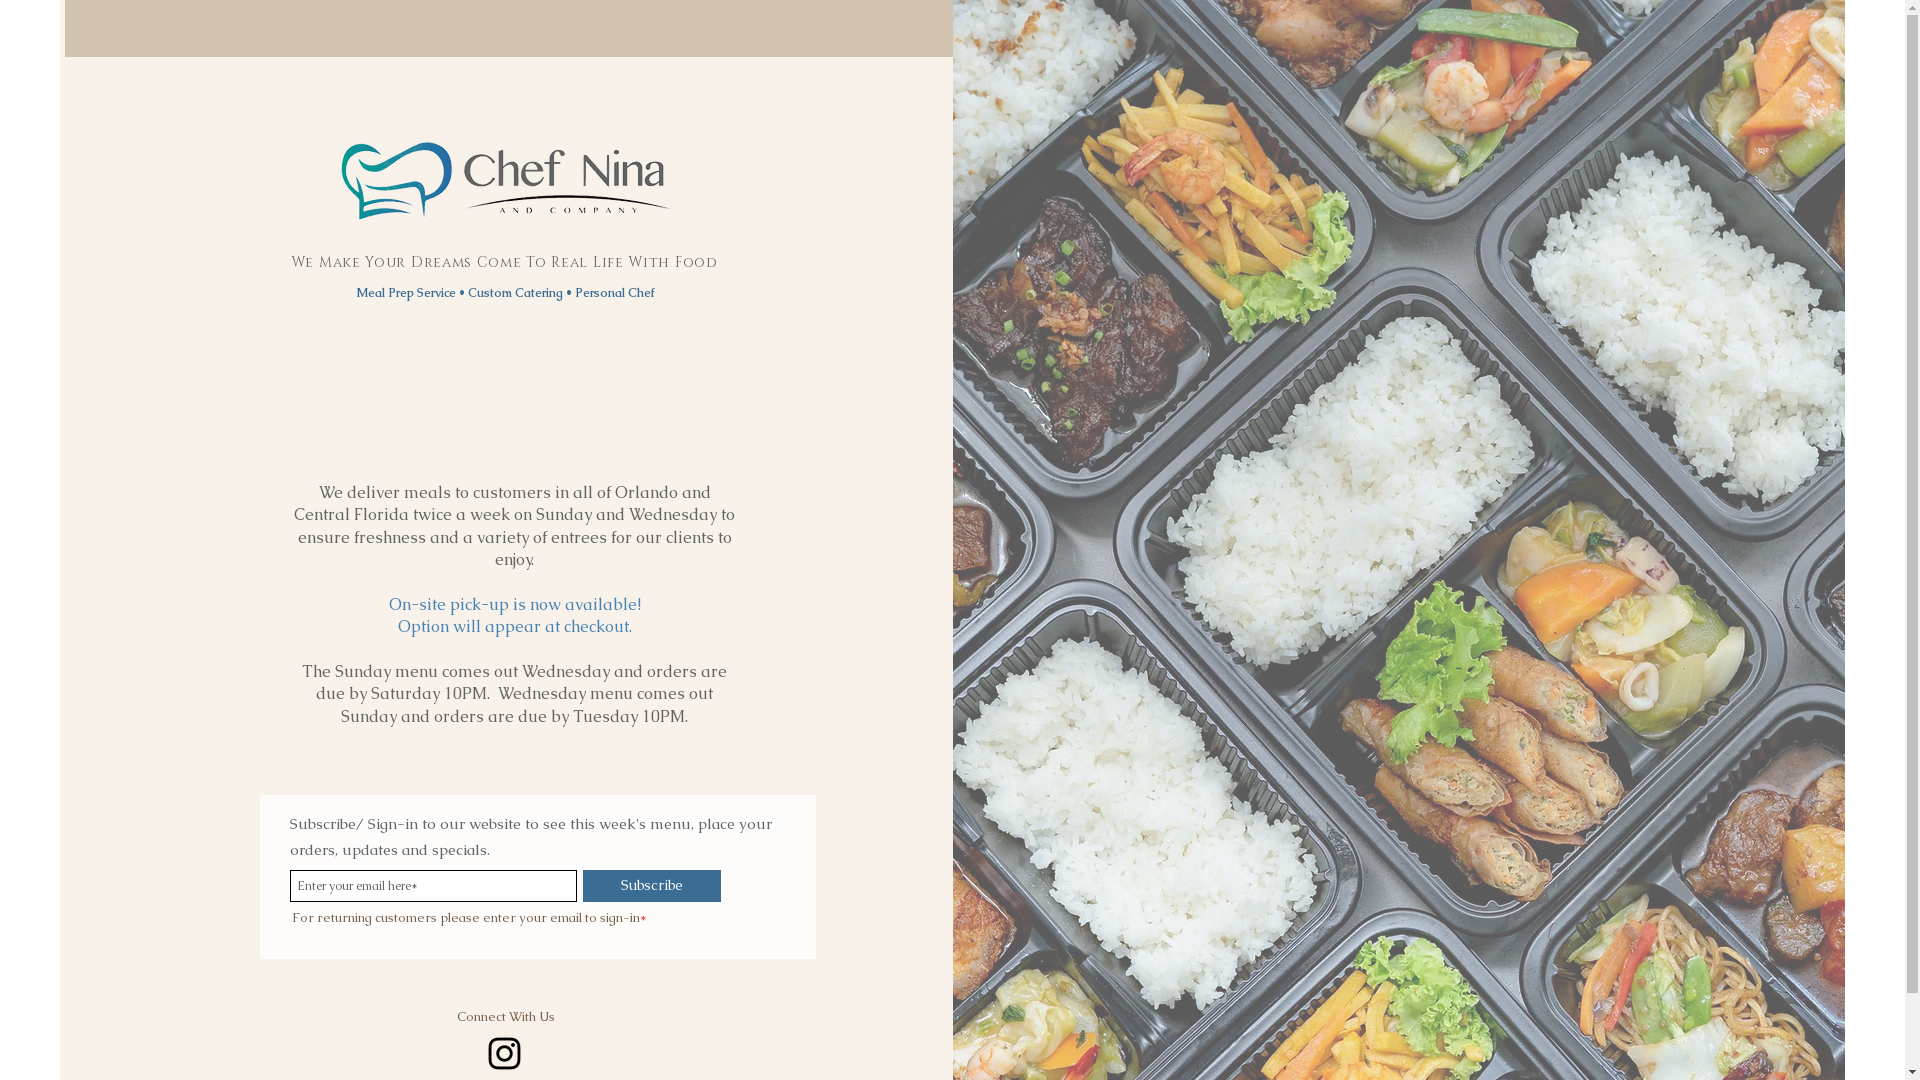 The height and width of the screenshot is (1080, 1920). I want to click on 'Subscribe', so click(652, 885).